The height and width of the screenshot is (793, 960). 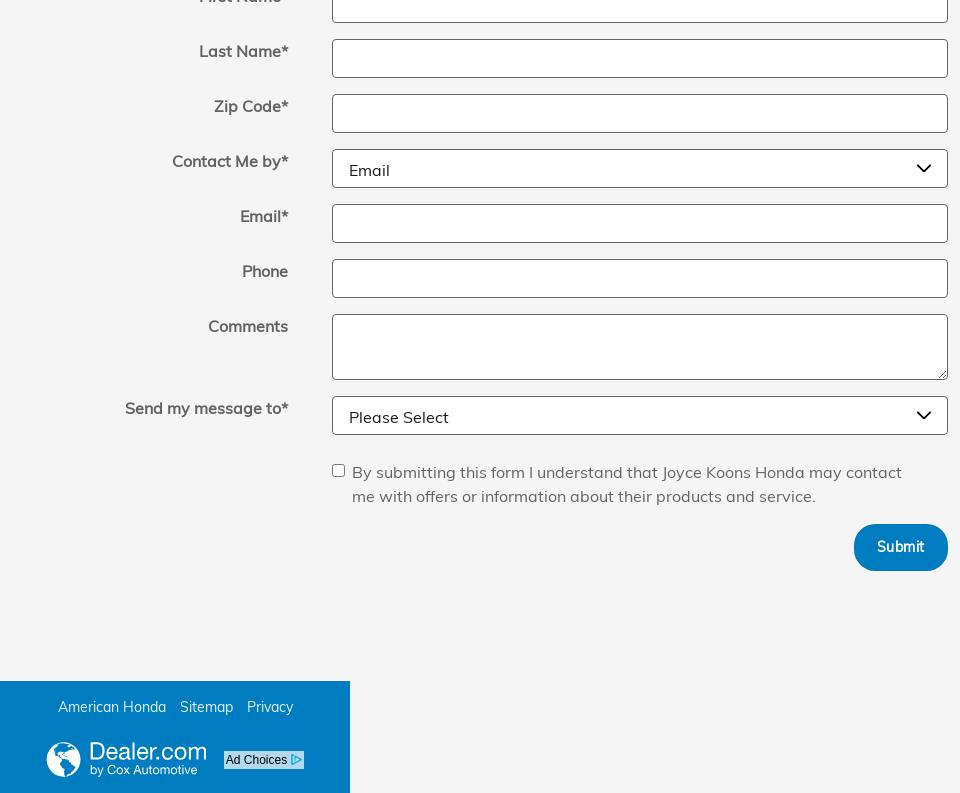 I want to click on 'Submit', so click(x=875, y=544).